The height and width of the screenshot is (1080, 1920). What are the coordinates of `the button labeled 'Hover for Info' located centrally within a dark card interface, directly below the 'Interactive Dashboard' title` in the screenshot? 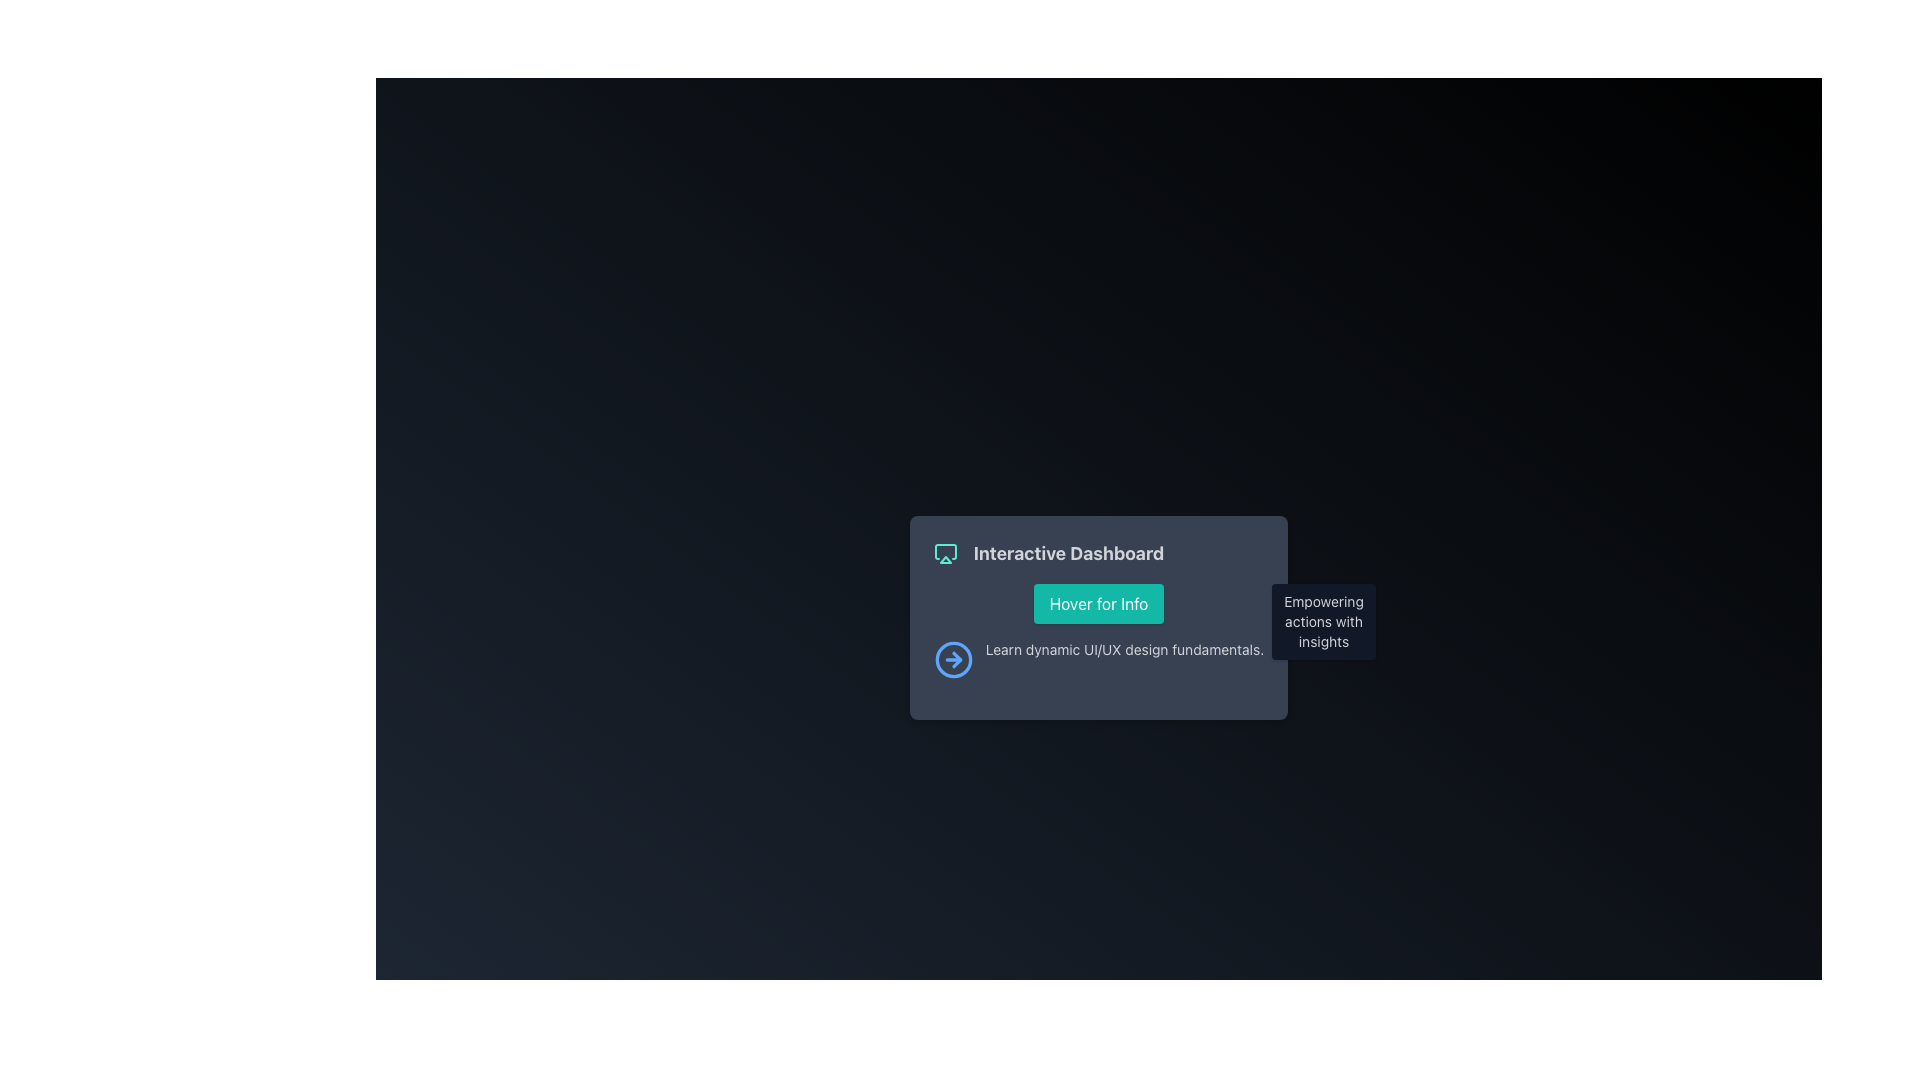 It's located at (1098, 603).